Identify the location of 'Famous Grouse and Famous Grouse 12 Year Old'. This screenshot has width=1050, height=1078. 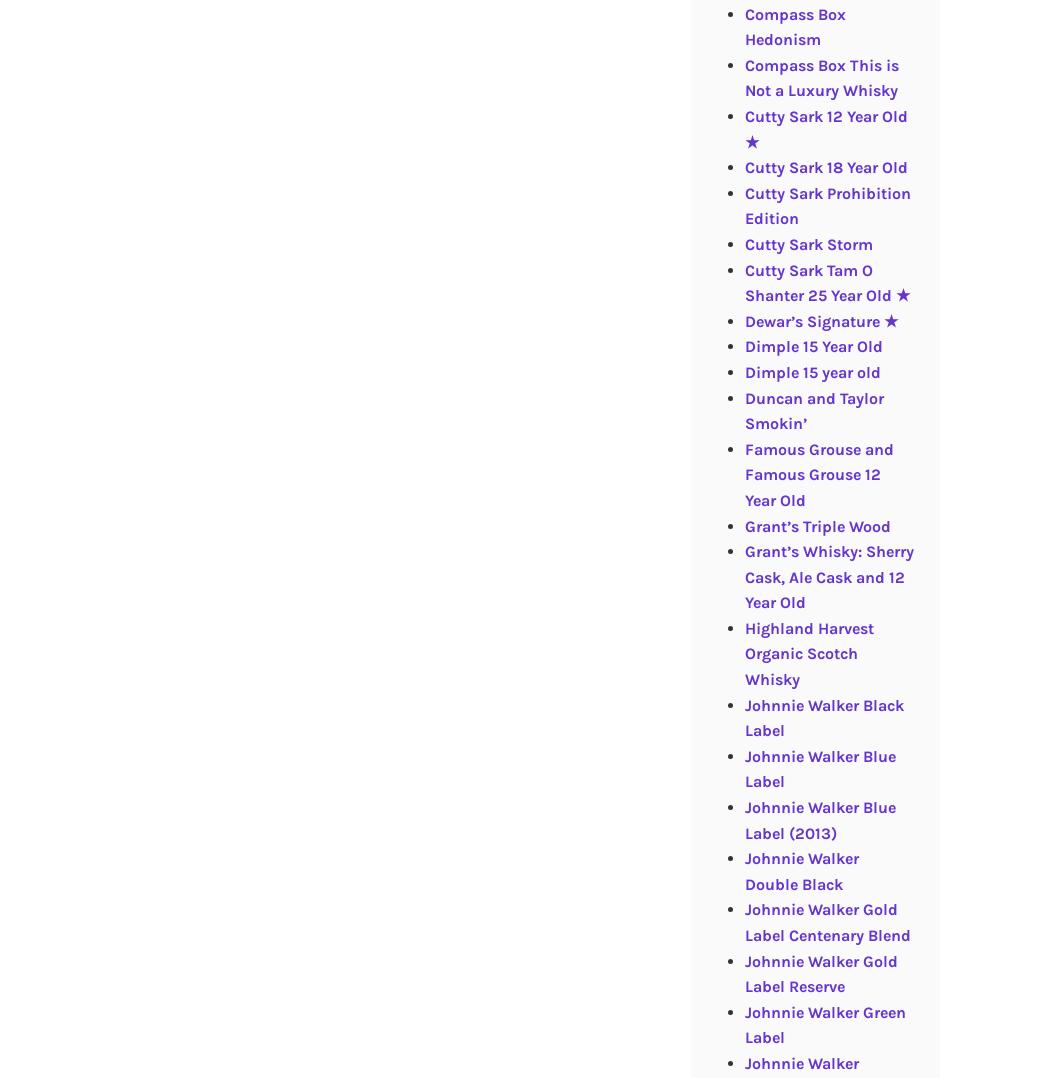
(817, 472).